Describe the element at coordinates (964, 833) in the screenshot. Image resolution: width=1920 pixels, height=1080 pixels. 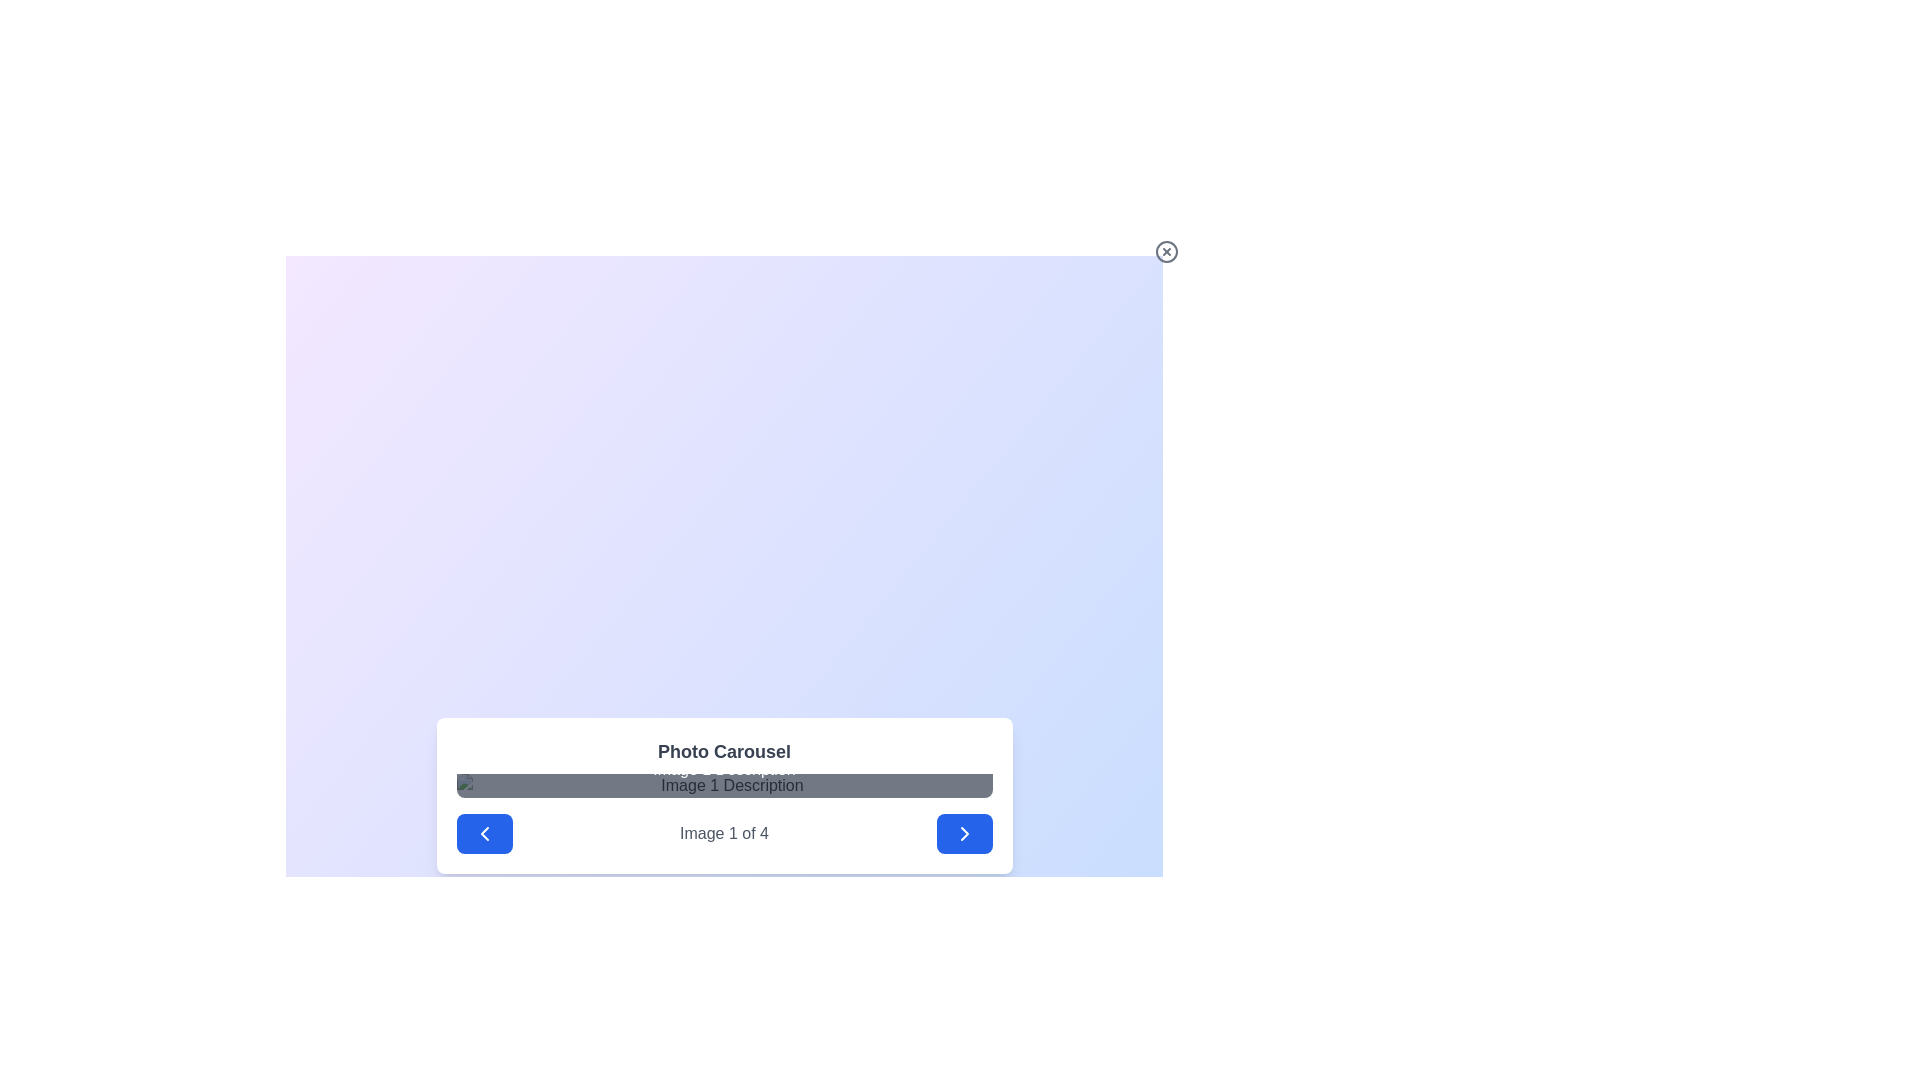
I see `the rounded rectangular button with a blue background and a white right chevron icon` at that location.